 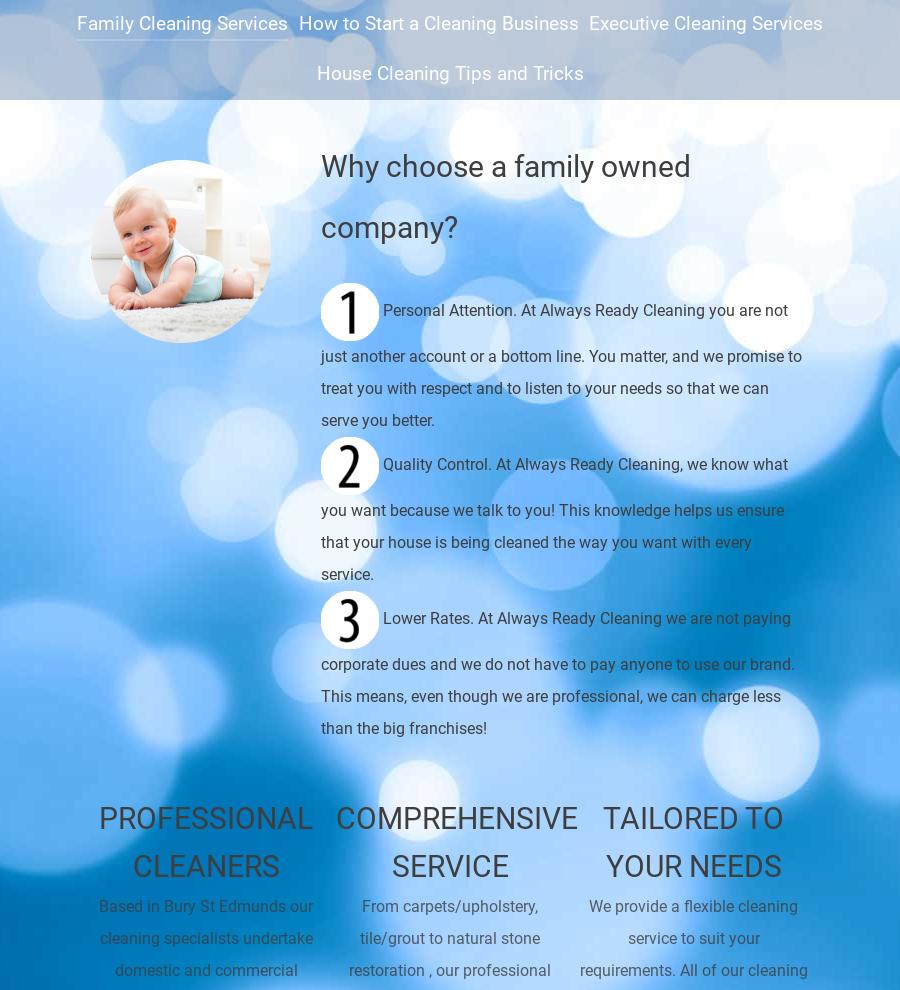 I want to click on 'Executive Cleaning Services', so click(x=703, y=22).